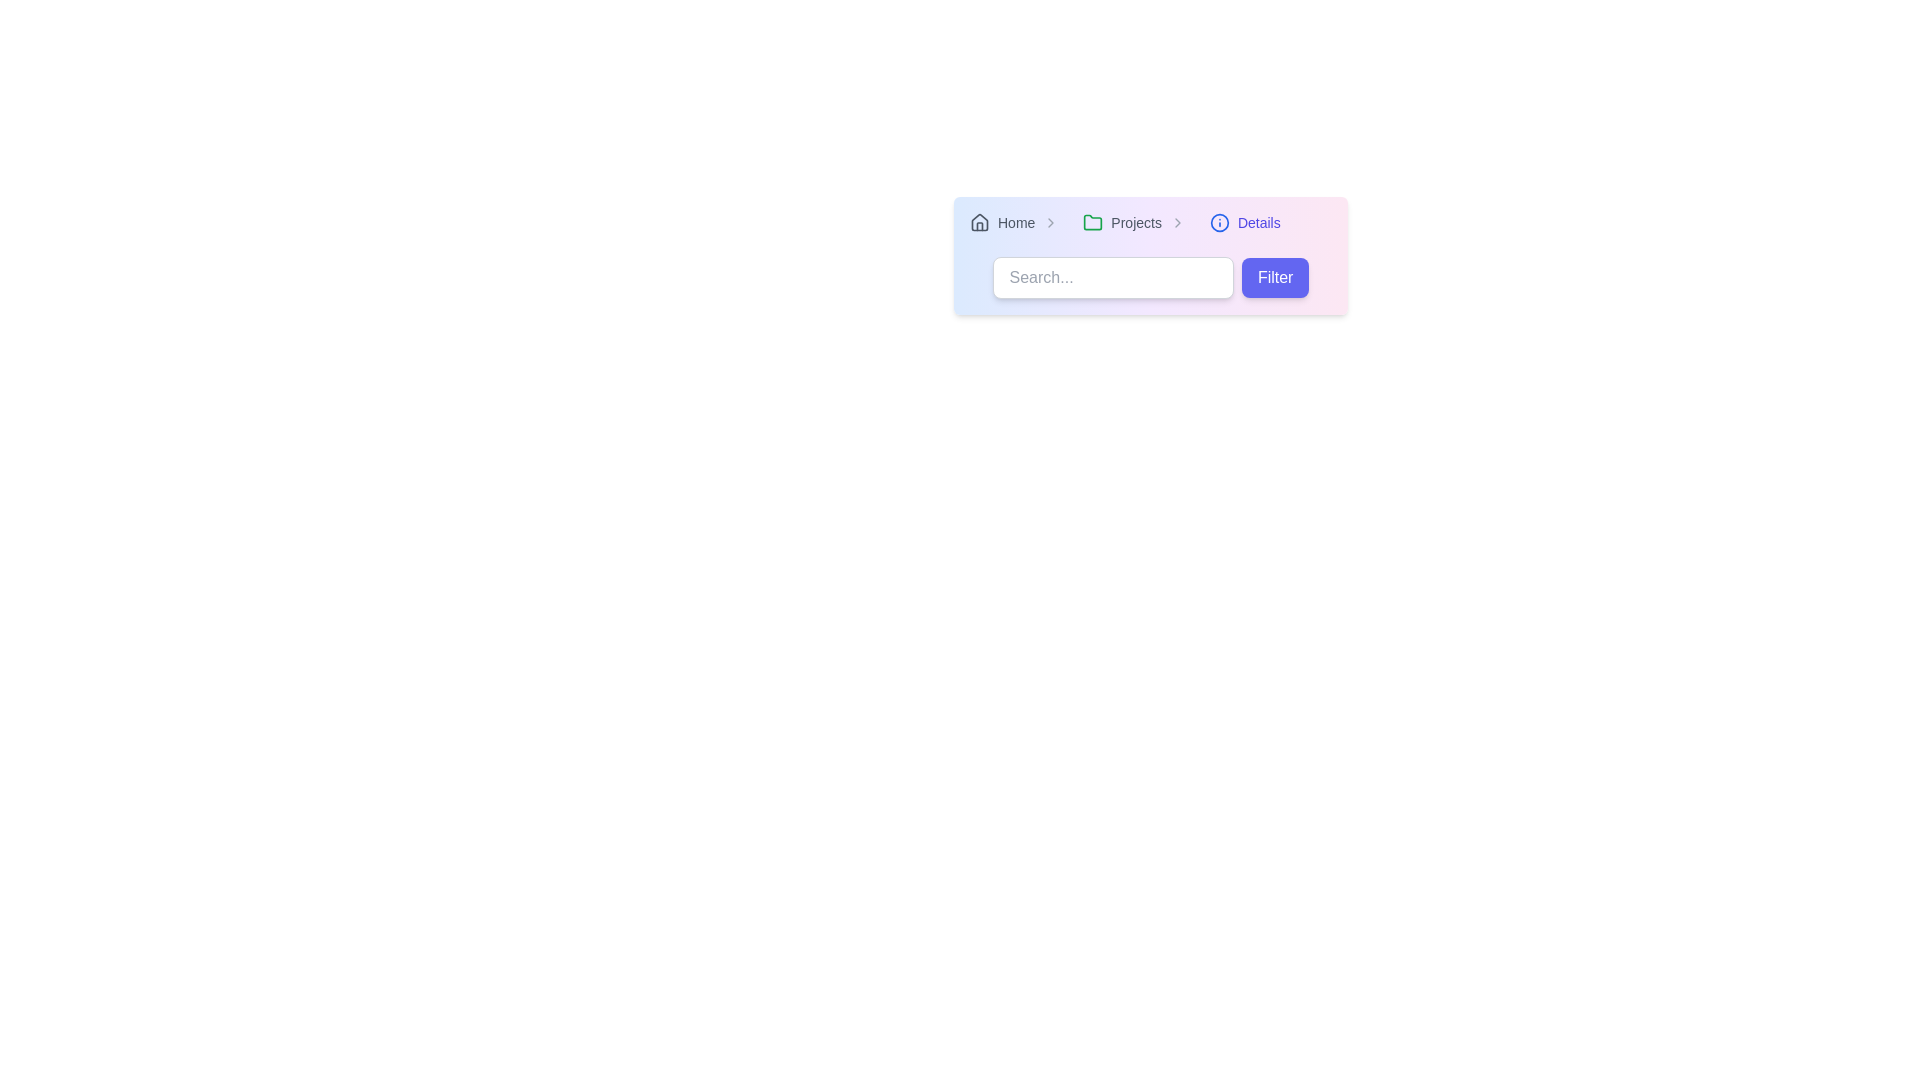 This screenshot has height=1080, width=1920. I want to click on the 'Projects' label in the breadcrumb navigation bar, so click(1151, 223).